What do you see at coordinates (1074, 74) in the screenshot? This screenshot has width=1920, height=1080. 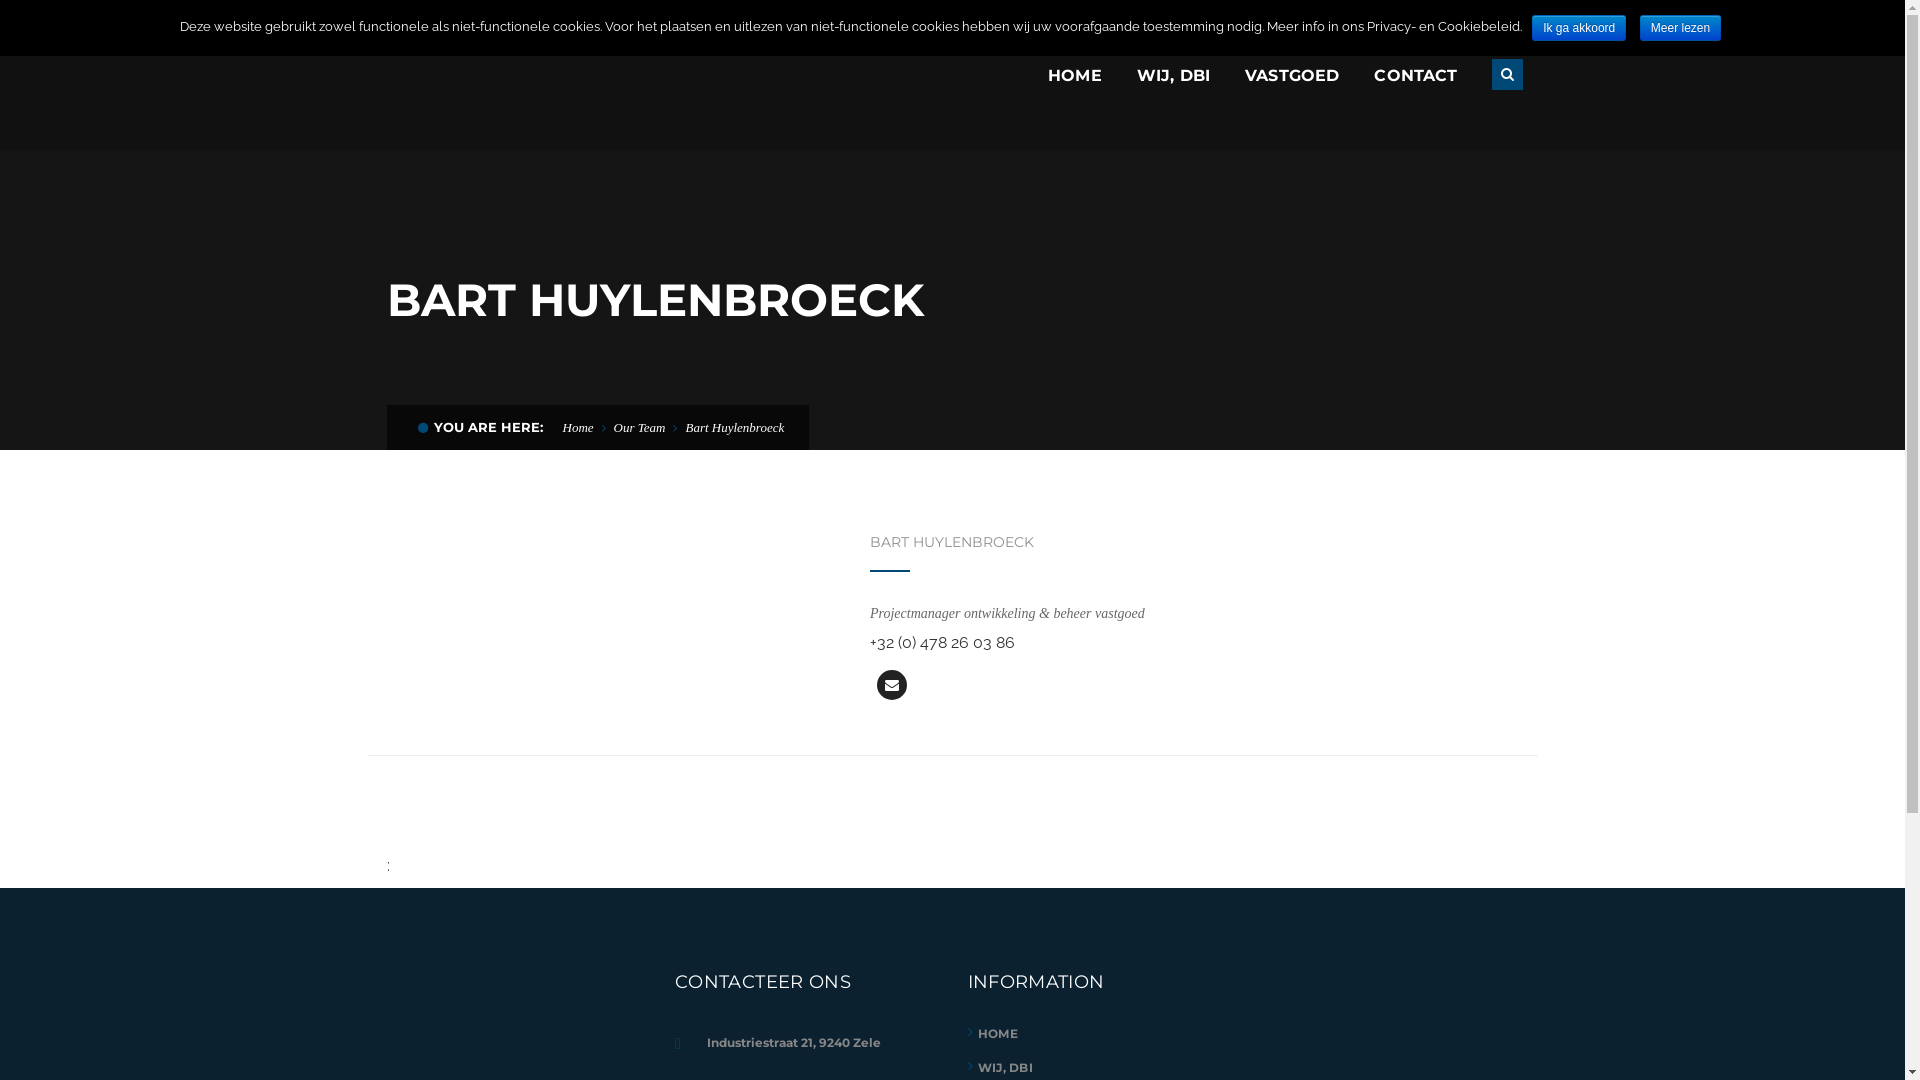 I see `'HOME'` at bounding box center [1074, 74].